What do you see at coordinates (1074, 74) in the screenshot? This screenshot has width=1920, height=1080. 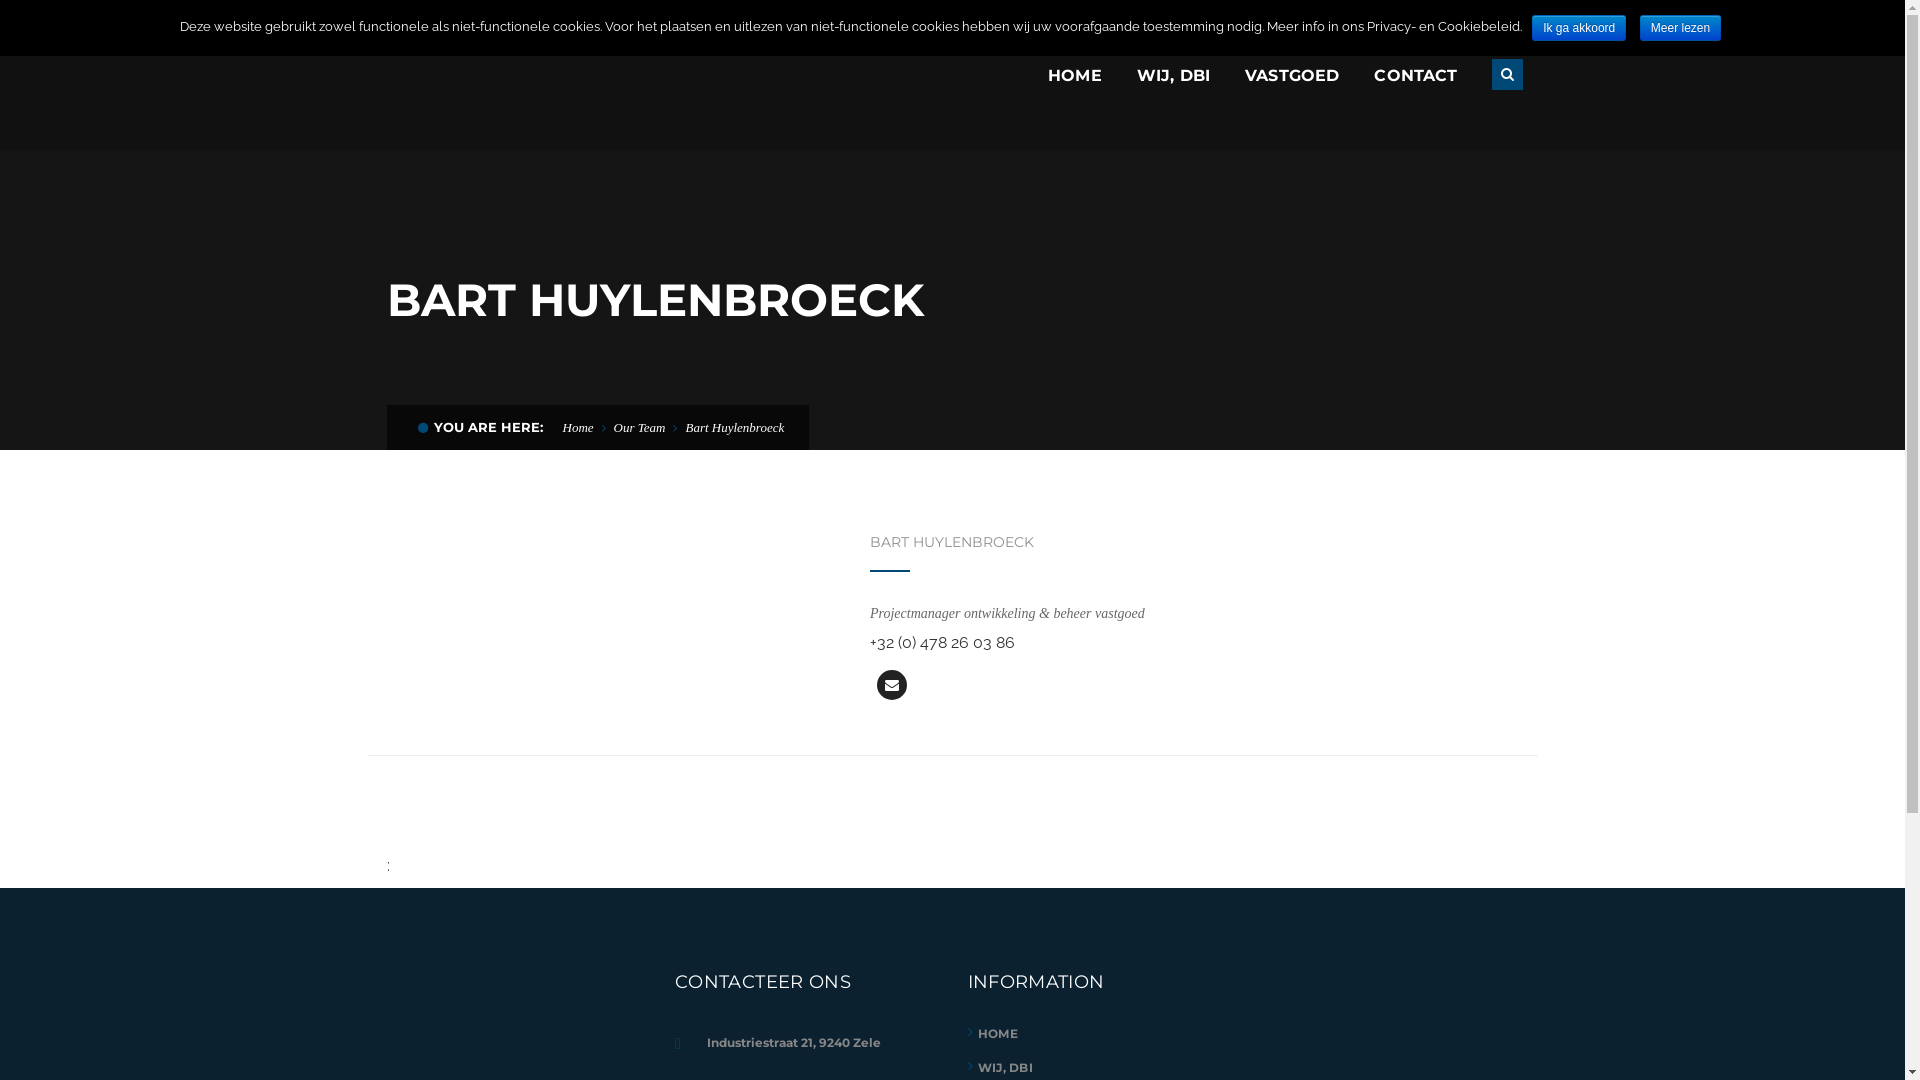 I see `'HOME'` at bounding box center [1074, 74].